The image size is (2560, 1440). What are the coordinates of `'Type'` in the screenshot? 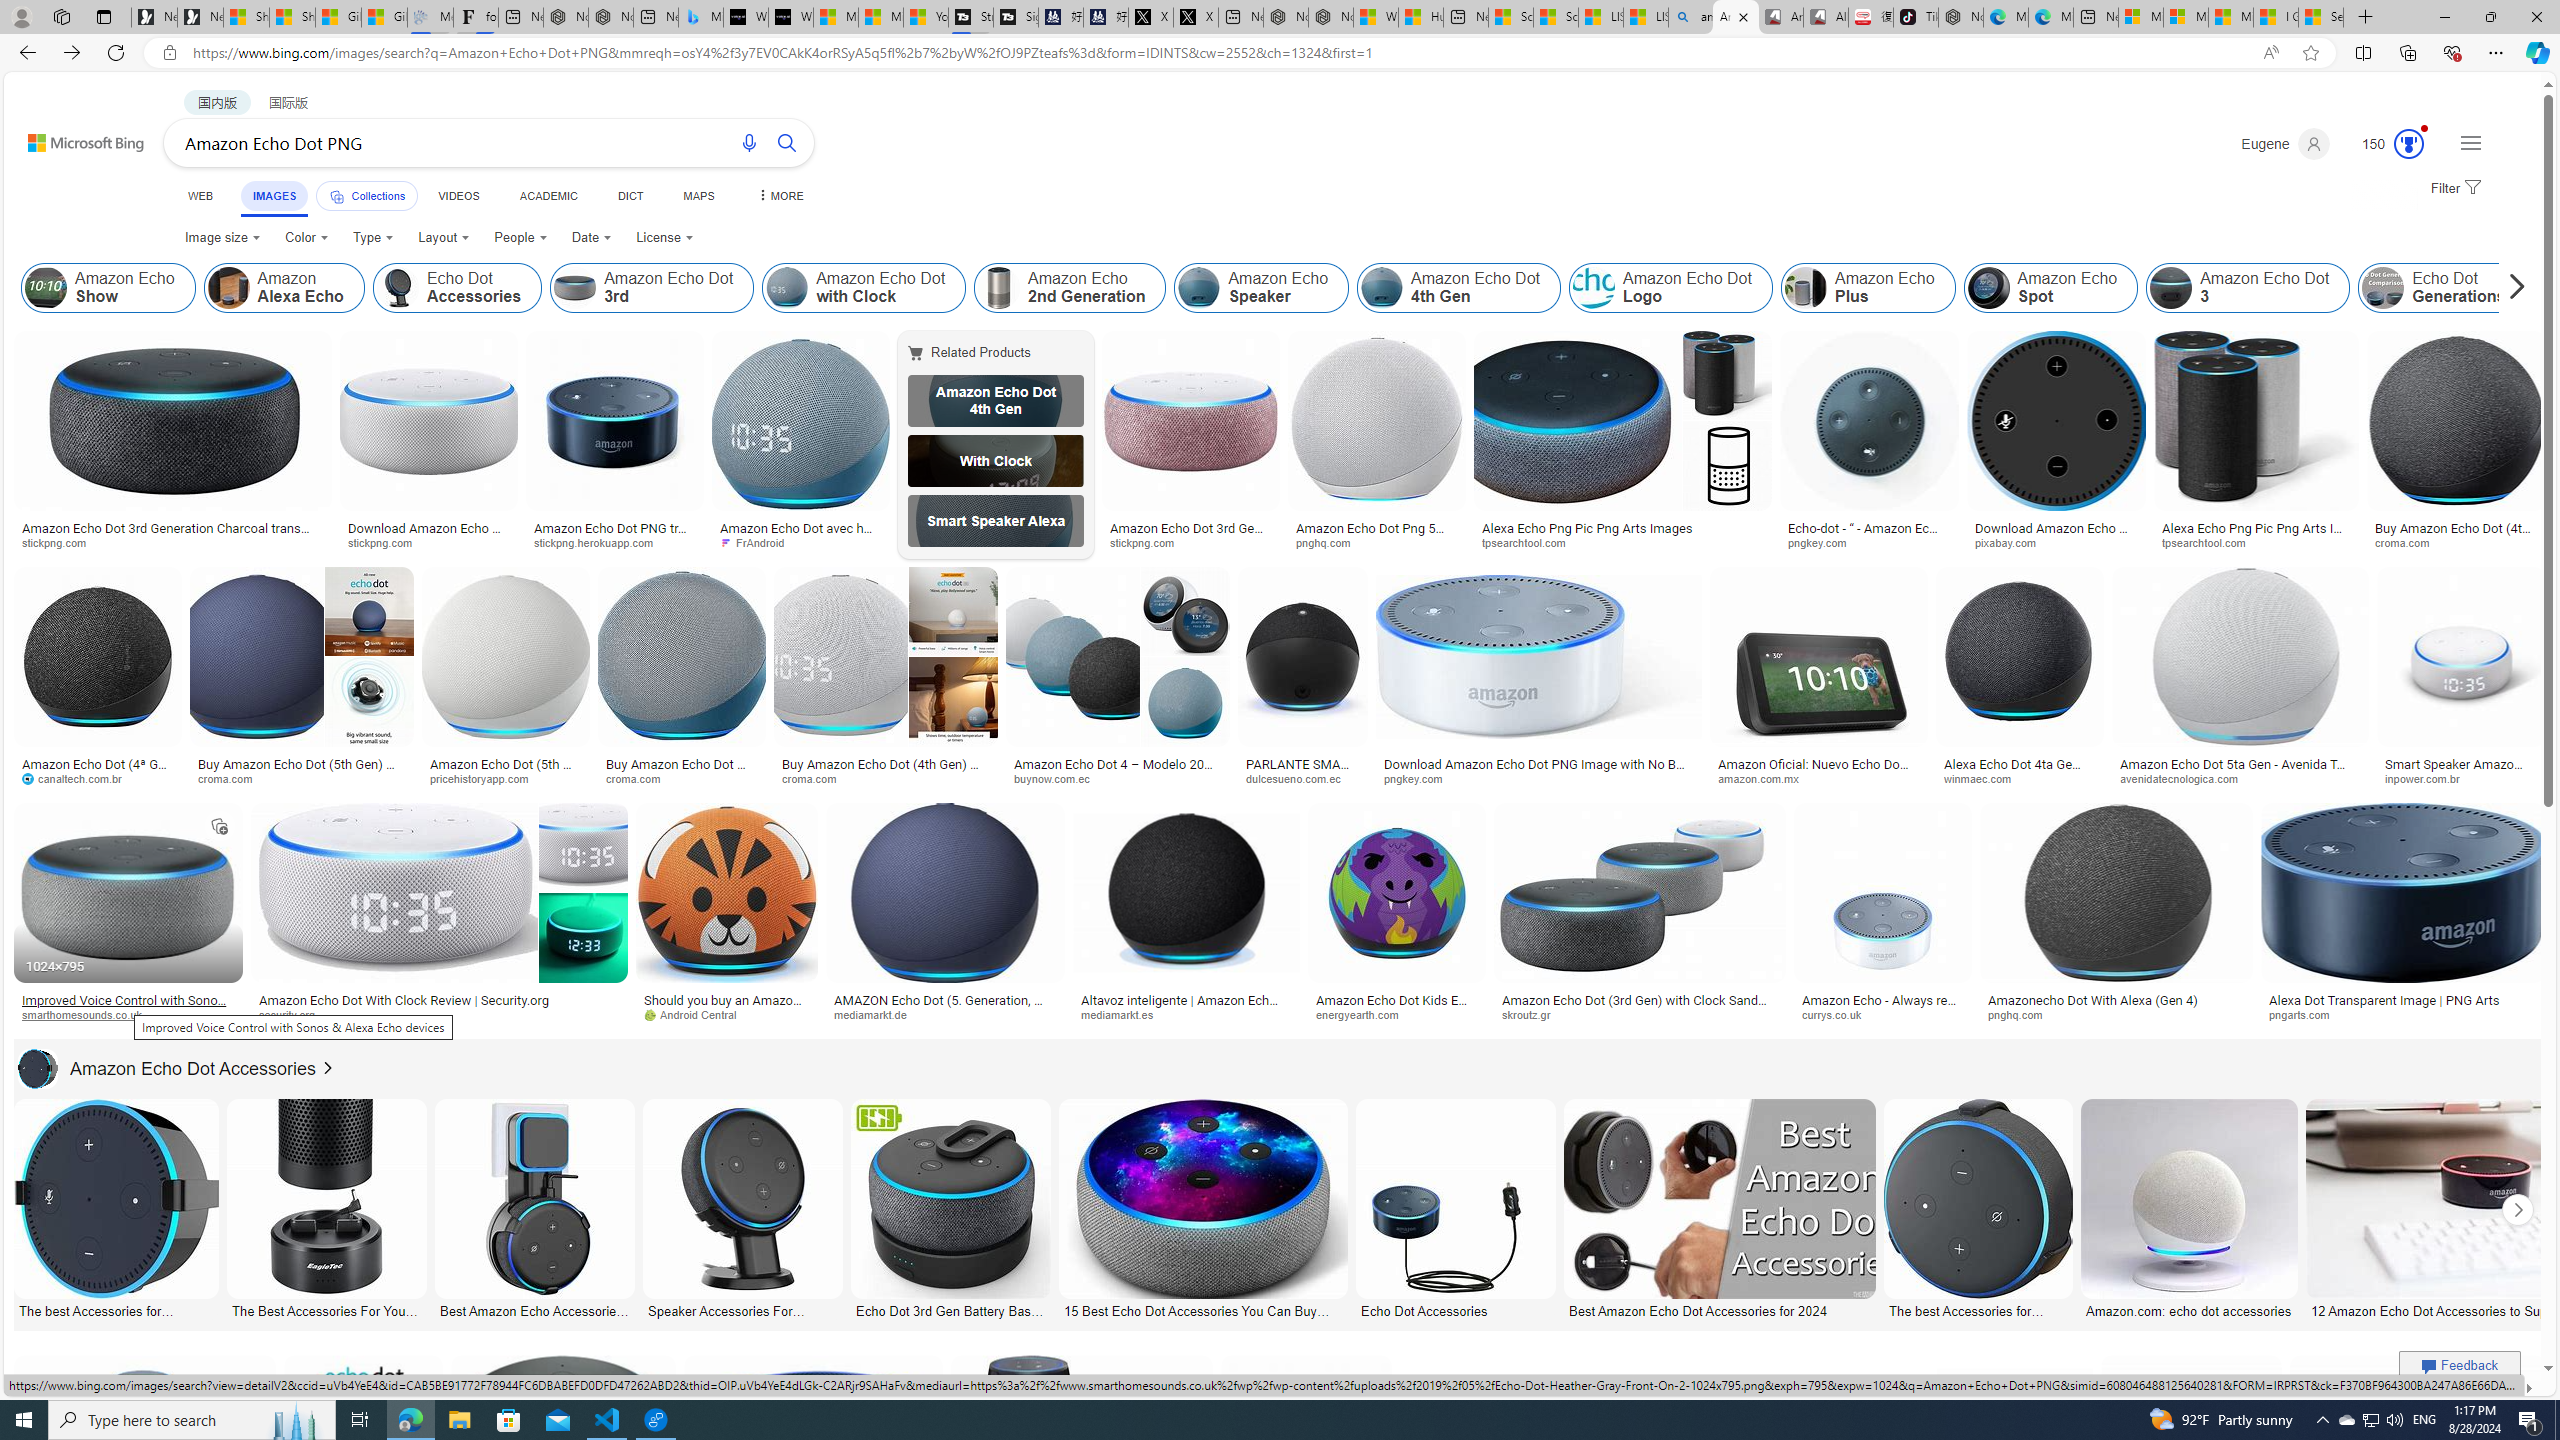 It's located at (372, 237).